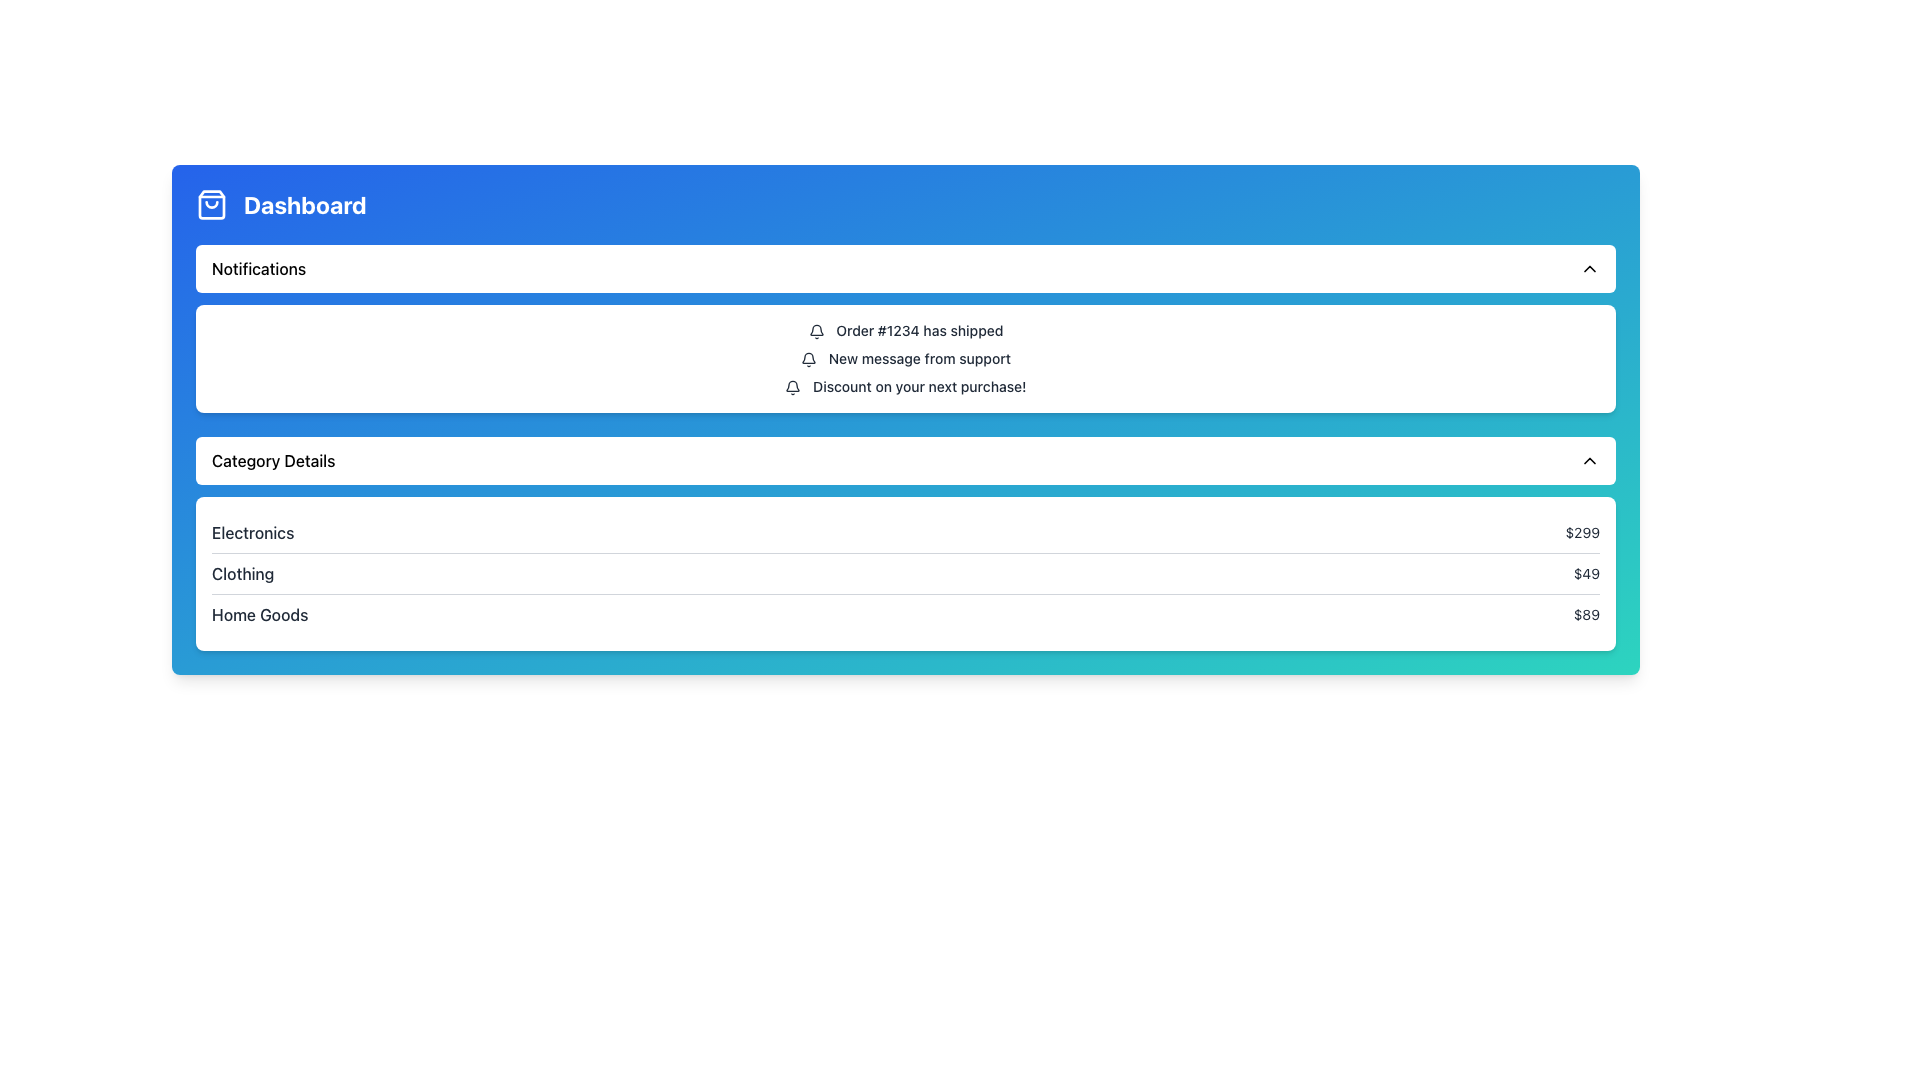  I want to click on the appearance of the bell-shaped icon located to the left of the text 'Order #1234 has shipped', so click(816, 331).